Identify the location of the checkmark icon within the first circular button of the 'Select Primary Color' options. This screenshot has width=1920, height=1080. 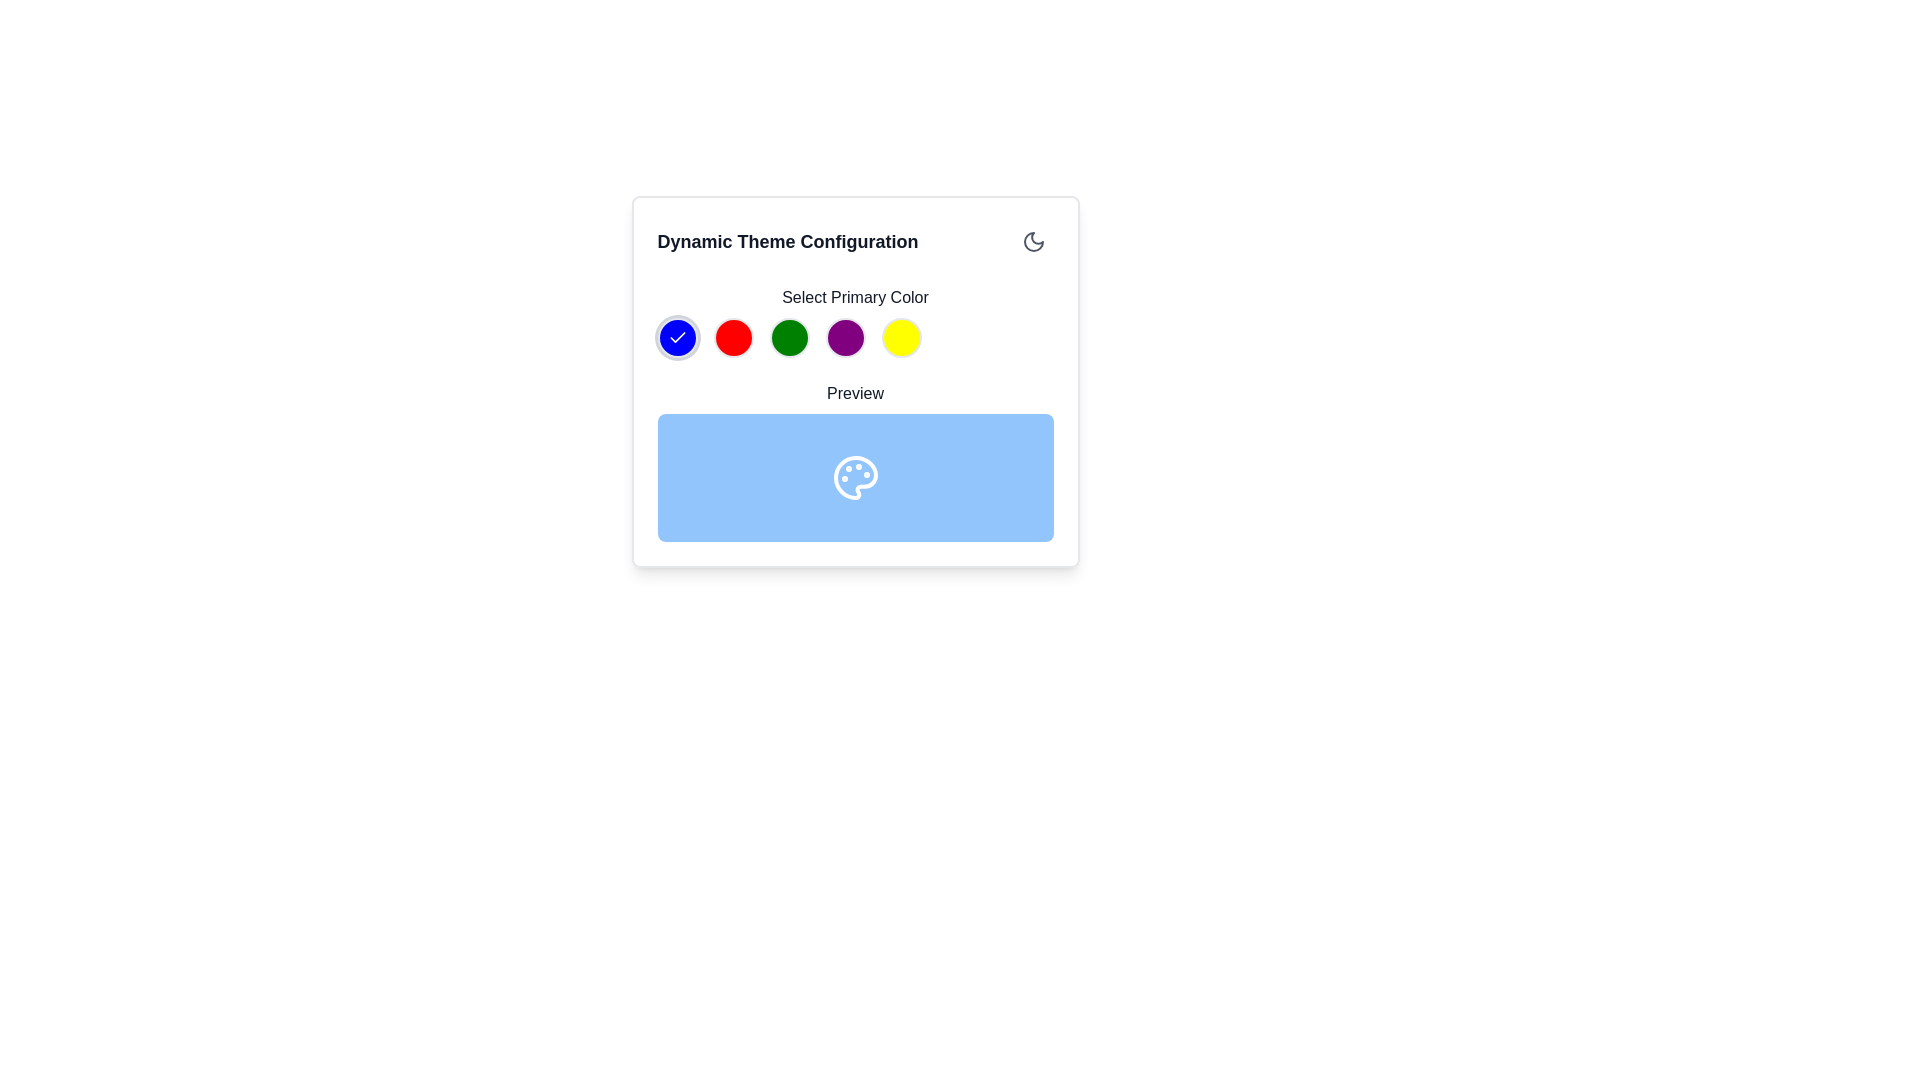
(677, 337).